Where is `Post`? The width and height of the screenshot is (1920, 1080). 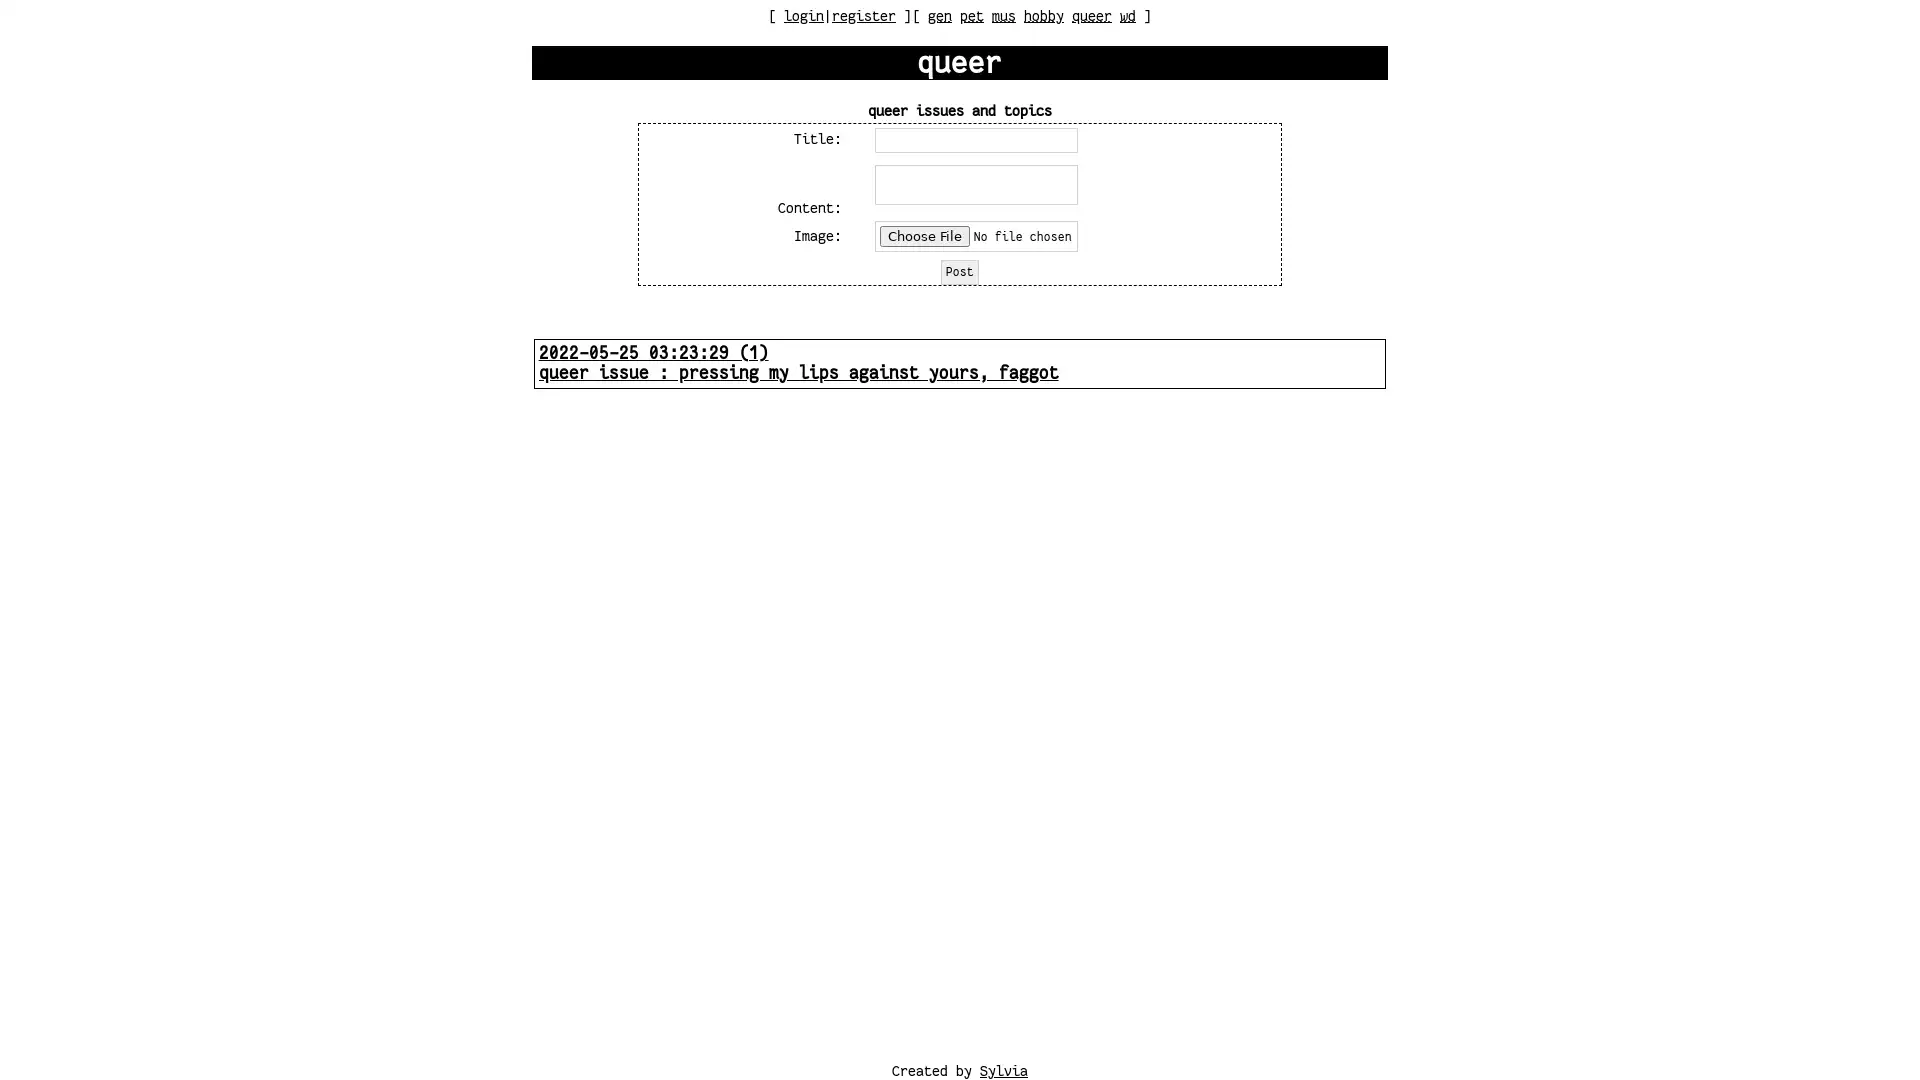 Post is located at coordinates (958, 271).